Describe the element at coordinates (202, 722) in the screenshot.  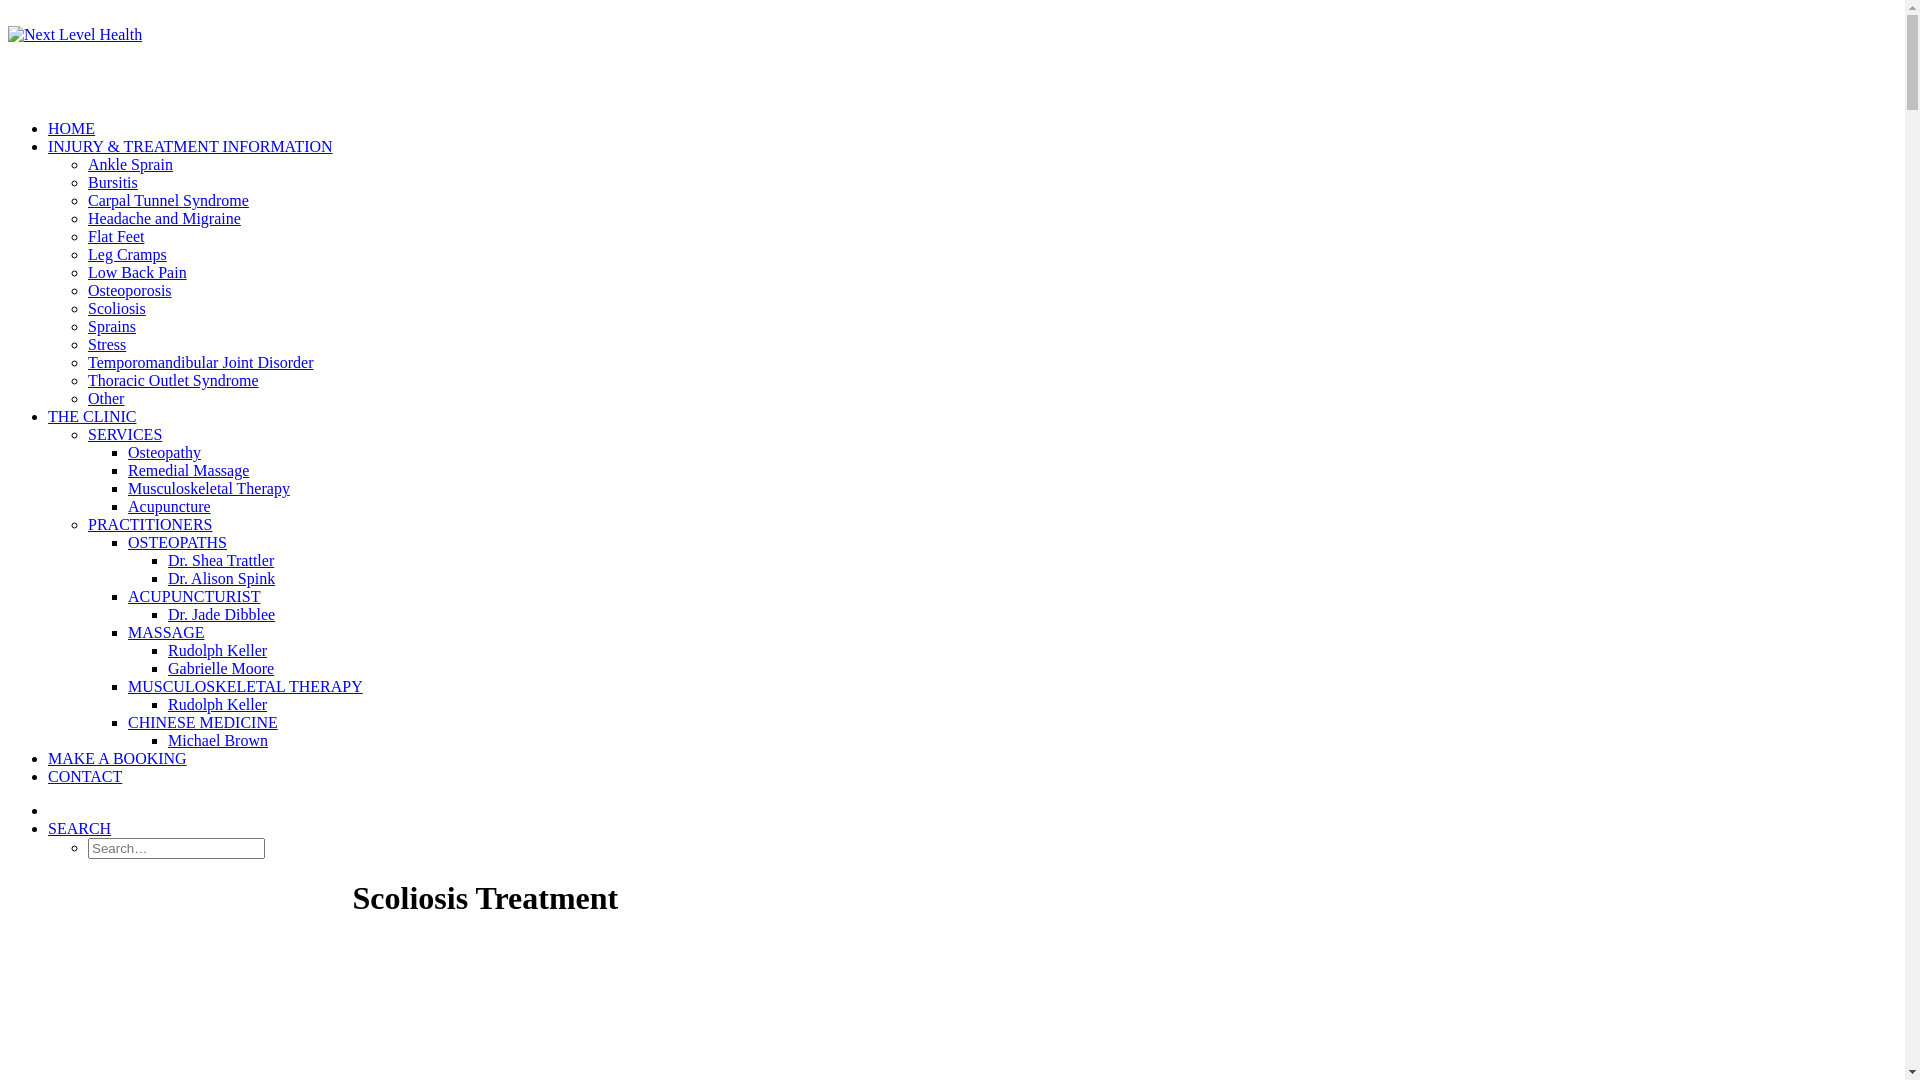
I see `'CHINESE MEDICINE'` at that location.